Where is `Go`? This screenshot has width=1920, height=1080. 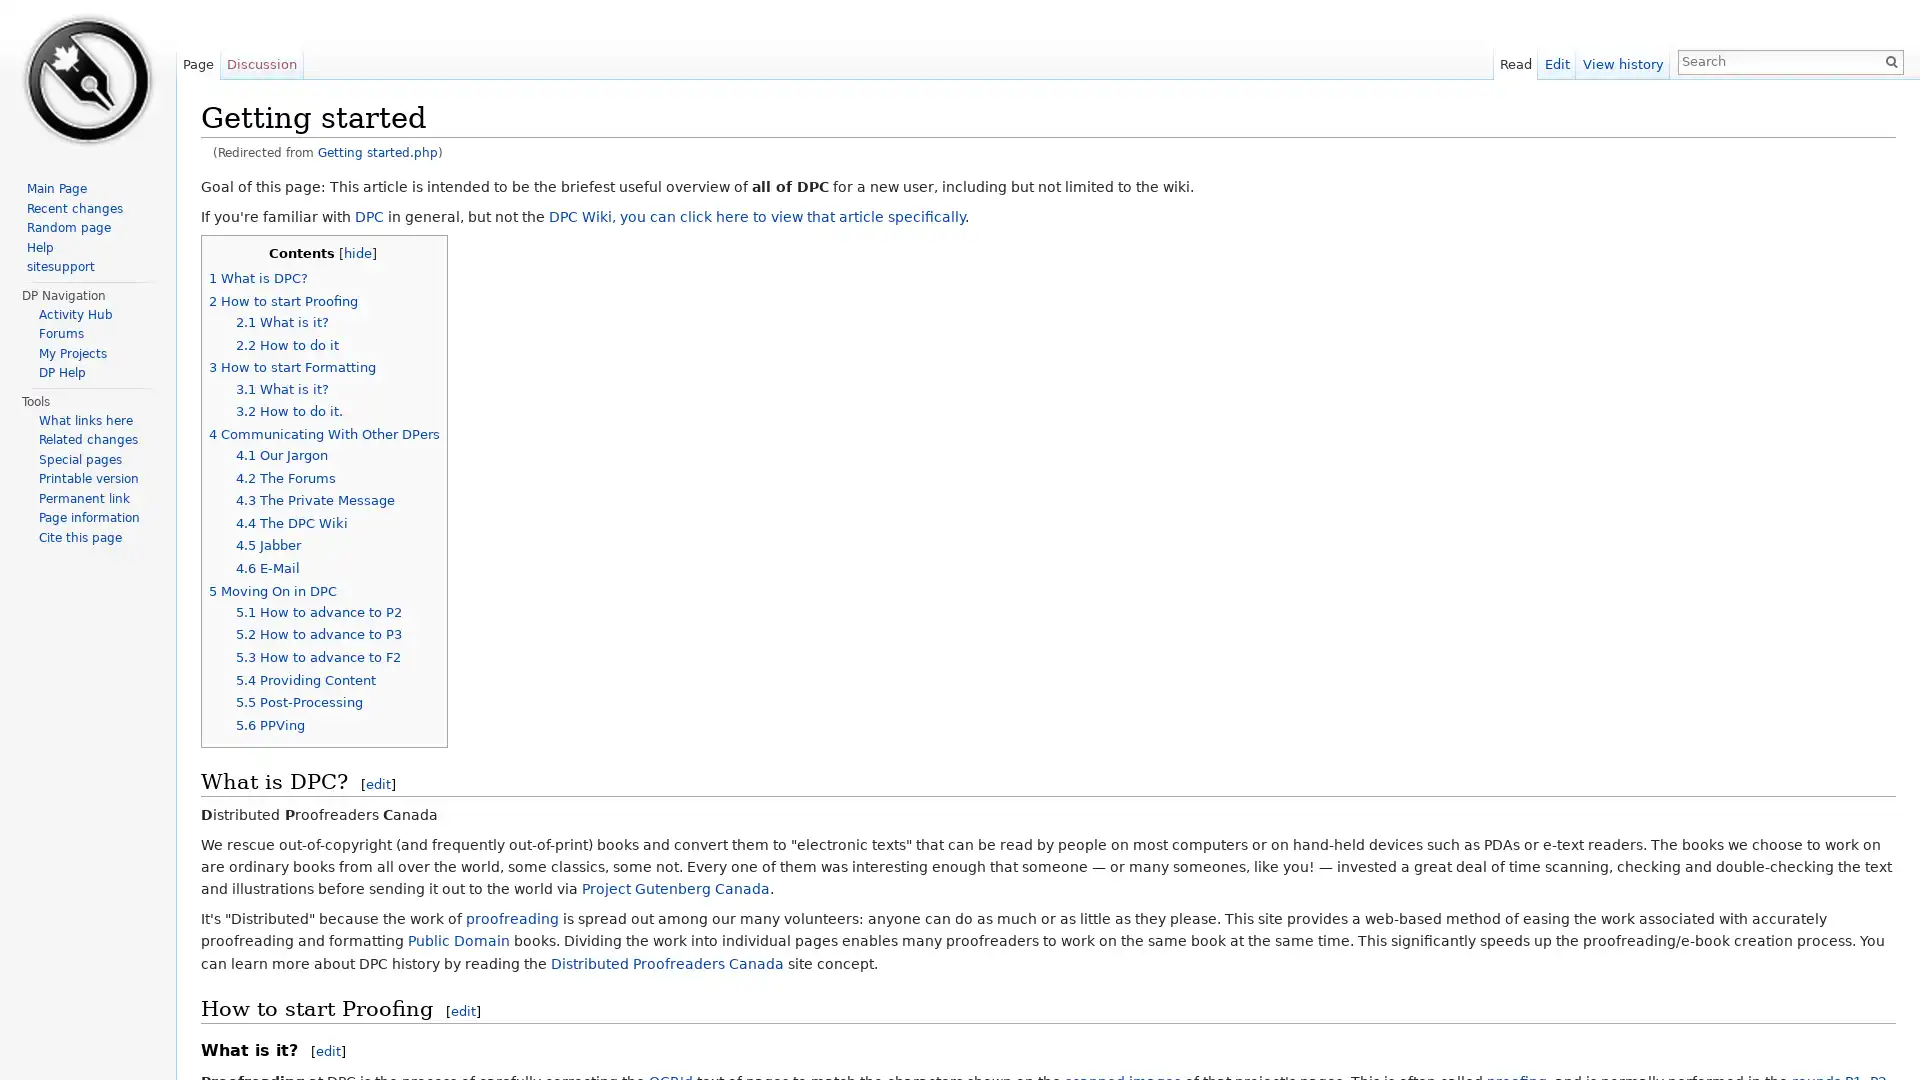
Go is located at coordinates (1890, 60).